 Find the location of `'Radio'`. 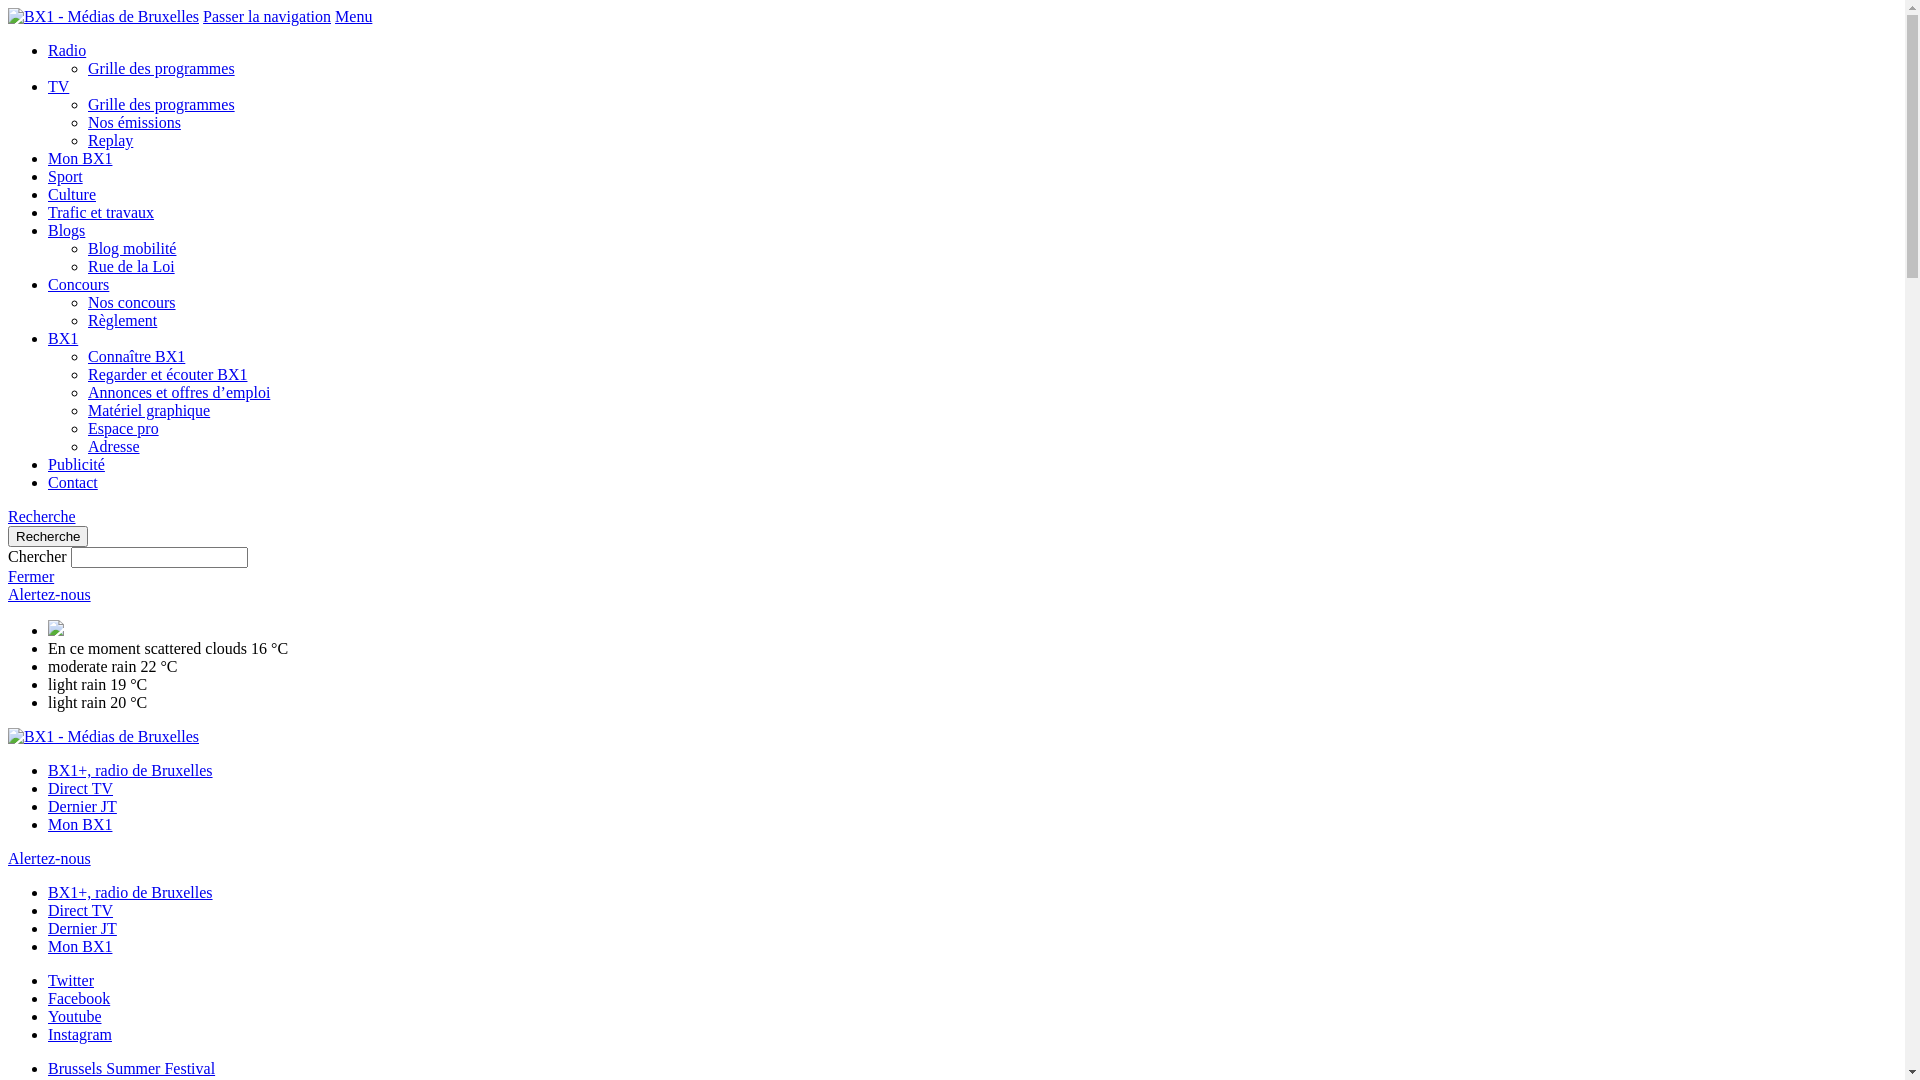

'Radio' is located at coordinates (67, 49).